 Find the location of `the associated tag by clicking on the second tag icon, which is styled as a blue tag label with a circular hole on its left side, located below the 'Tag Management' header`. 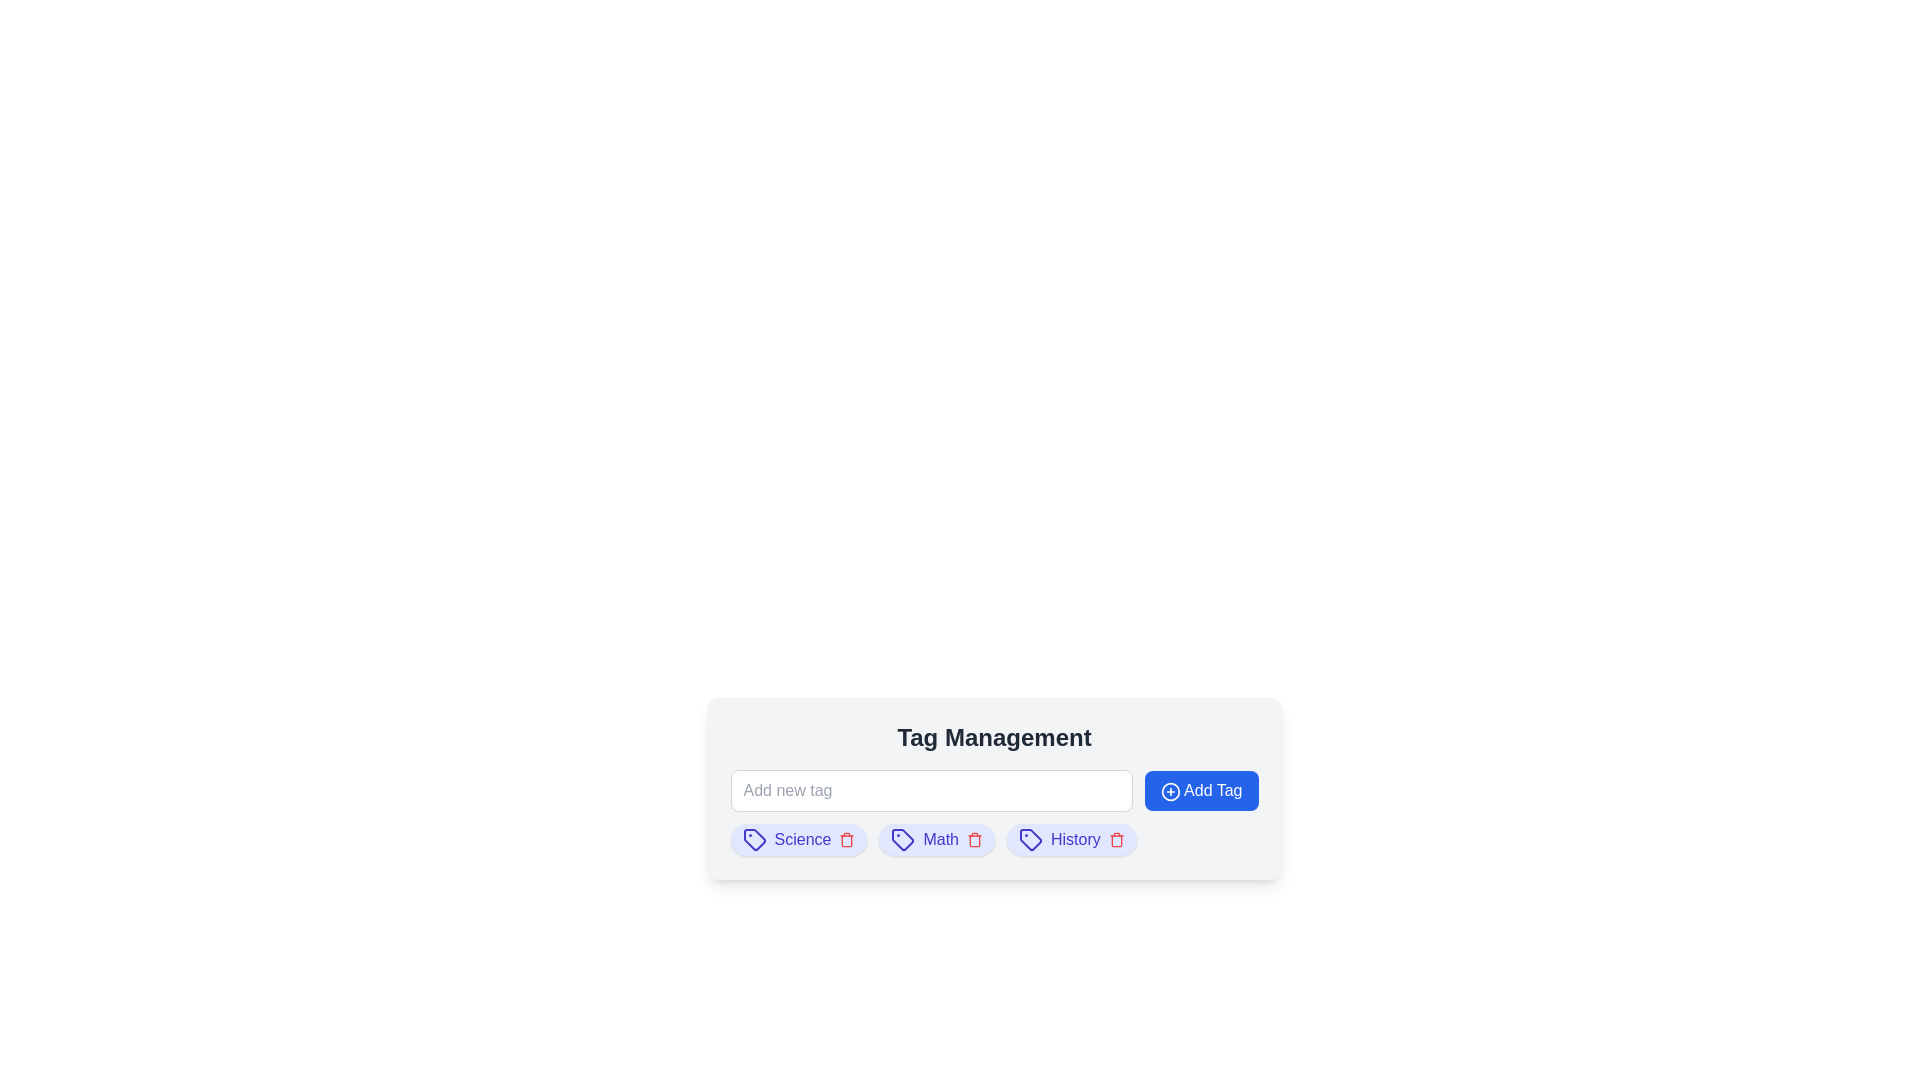

the associated tag by clicking on the second tag icon, which is styled as a blue tag label with a circular hole on its left side, located below the 'Tag Management' header is located at coordinates (901, 839).